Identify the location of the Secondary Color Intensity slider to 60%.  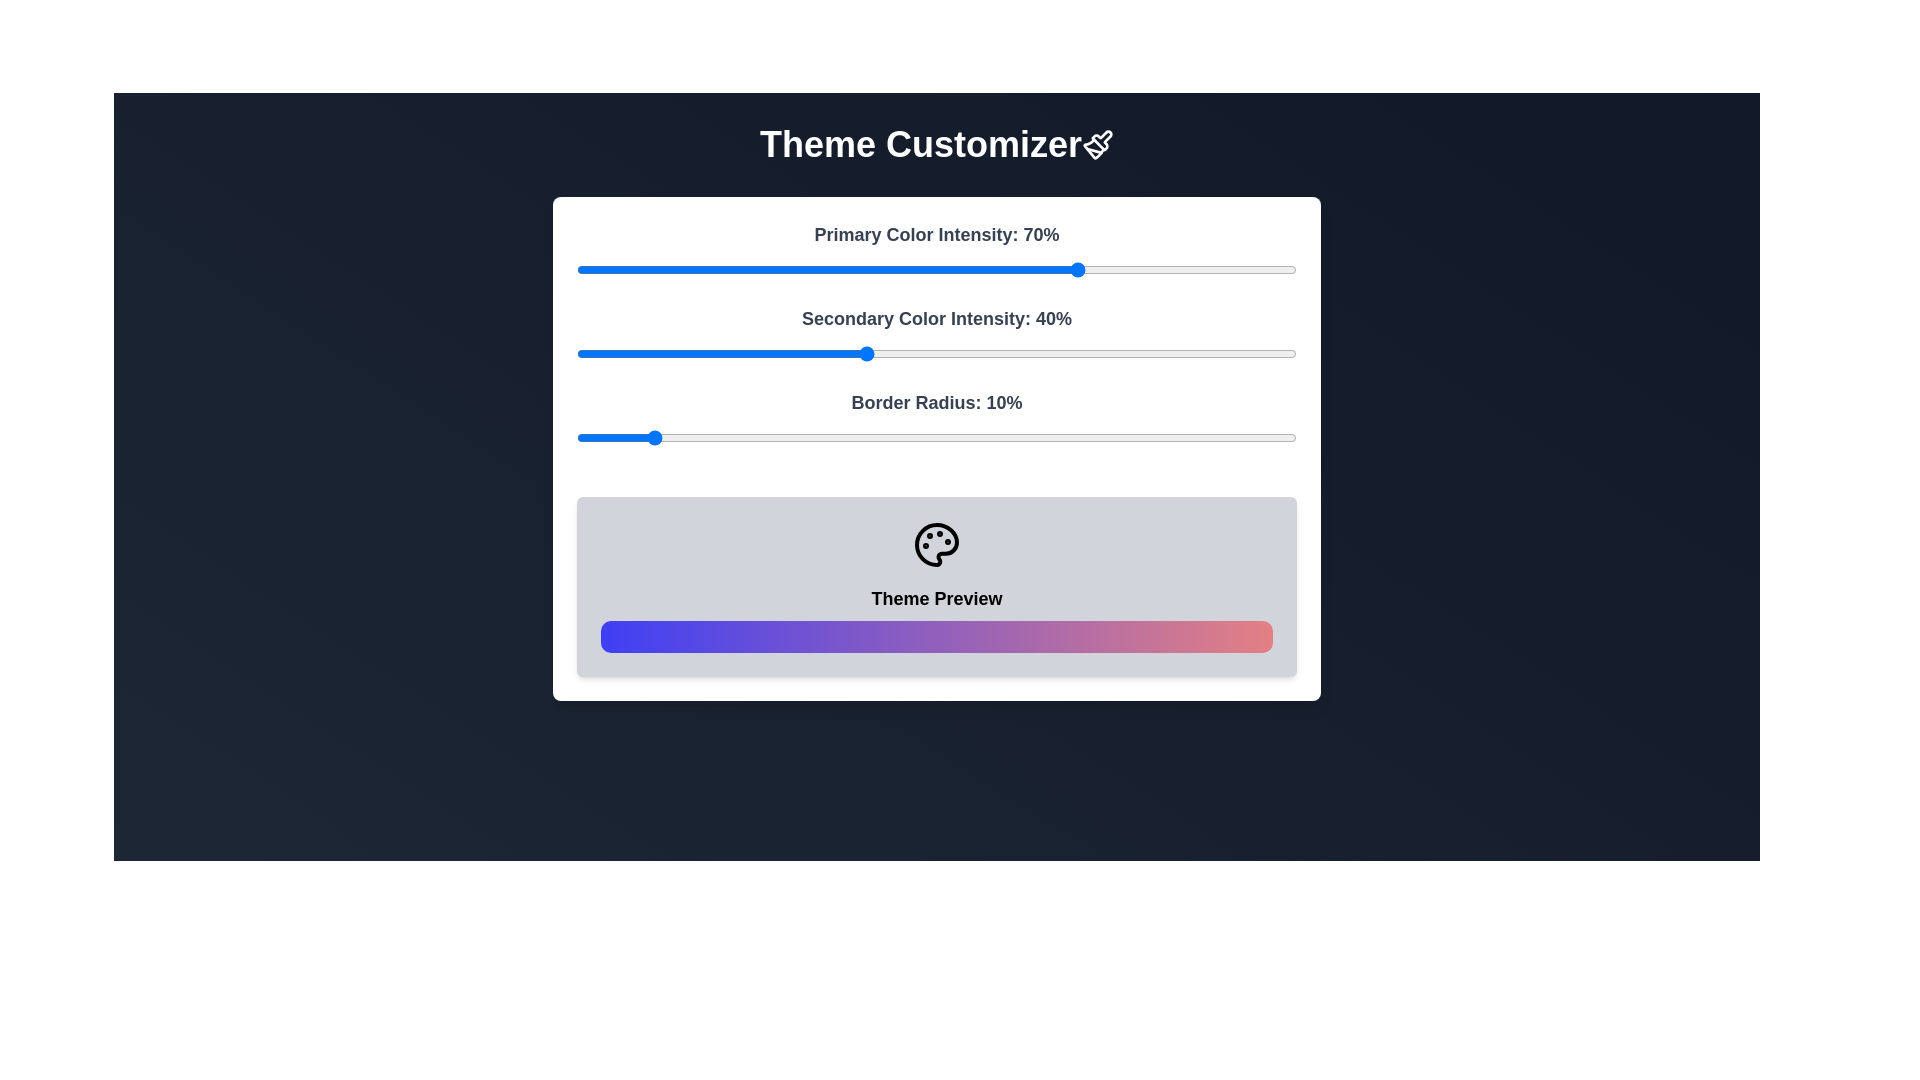
(1008, 353).